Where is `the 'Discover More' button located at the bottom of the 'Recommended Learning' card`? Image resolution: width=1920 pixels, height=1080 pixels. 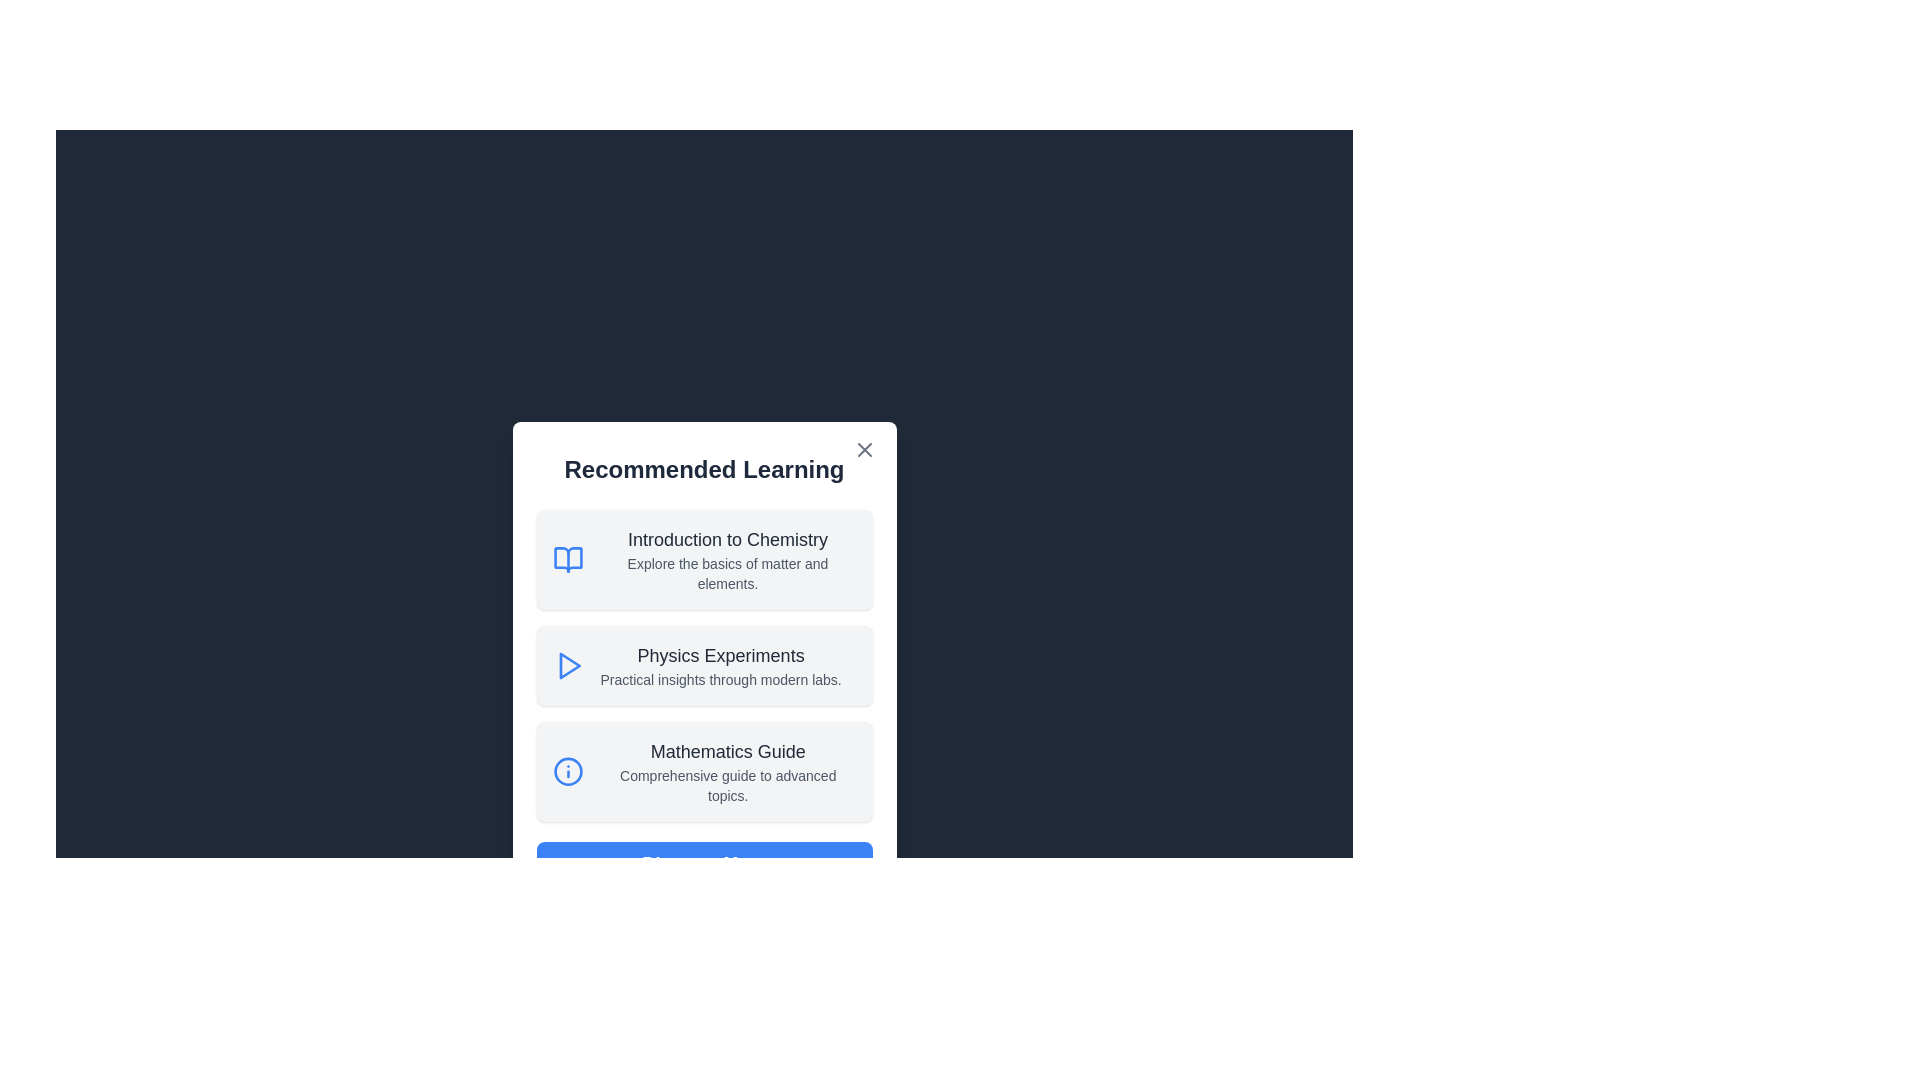 the 'Discover More' button located at the bottom of the 'Recommended Learning' card is located at coordinates (704, 863).